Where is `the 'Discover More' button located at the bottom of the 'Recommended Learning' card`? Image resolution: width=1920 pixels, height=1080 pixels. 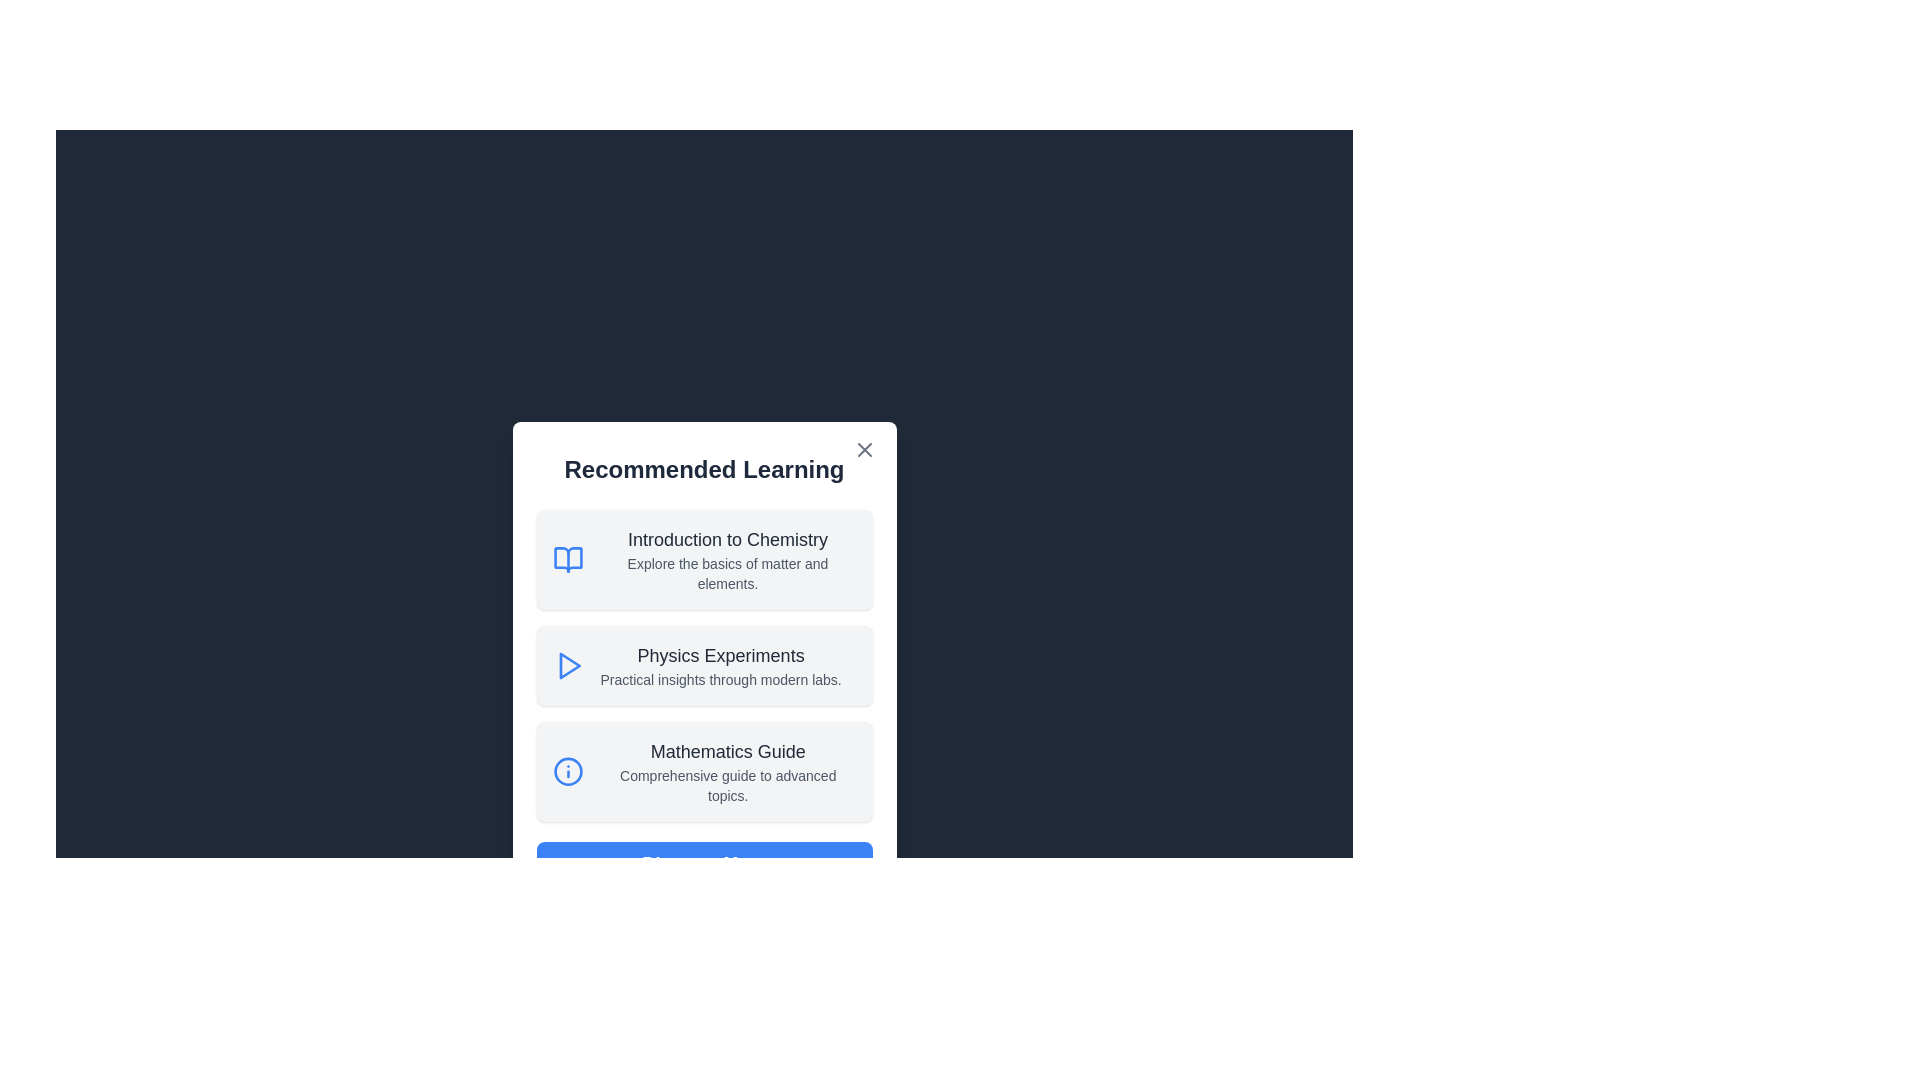 the 'Discover More' button located at the bottom of the 'Recommended Learning' card is located at coordinates (704, 863).